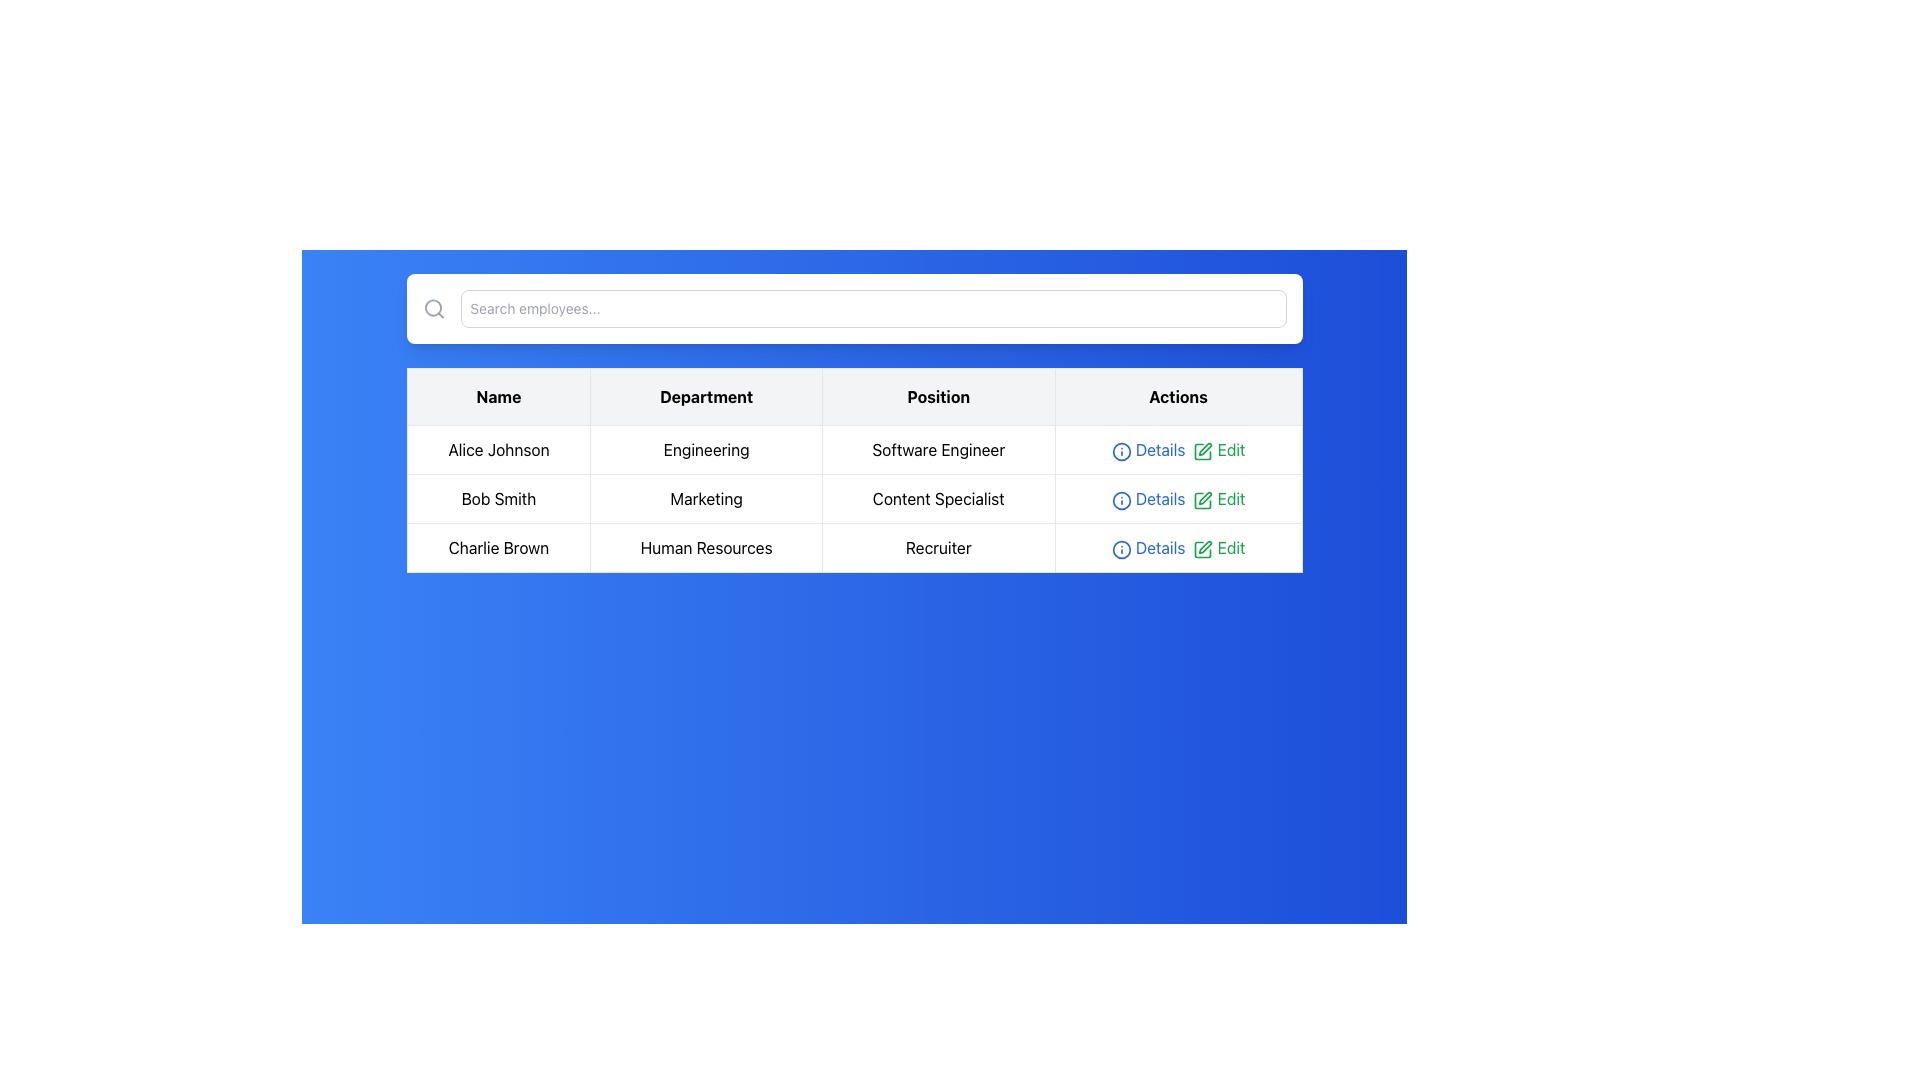 This screenshot has height=1080, width=1920. I want to click on the interactive link in the 'Actions' column of the second row of the table, so click(1218, 497).